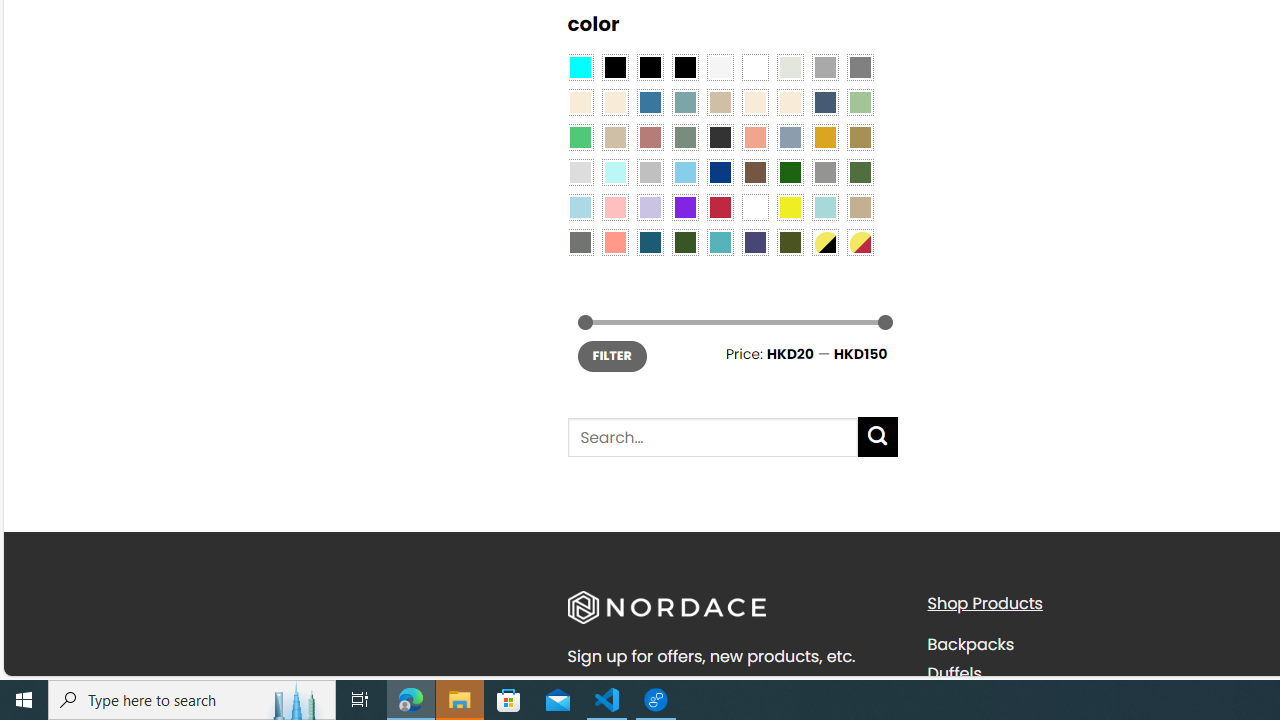 The height and width of the screenshot is (720, 1280). I want to click on 'Yellow', so click(788, 208).